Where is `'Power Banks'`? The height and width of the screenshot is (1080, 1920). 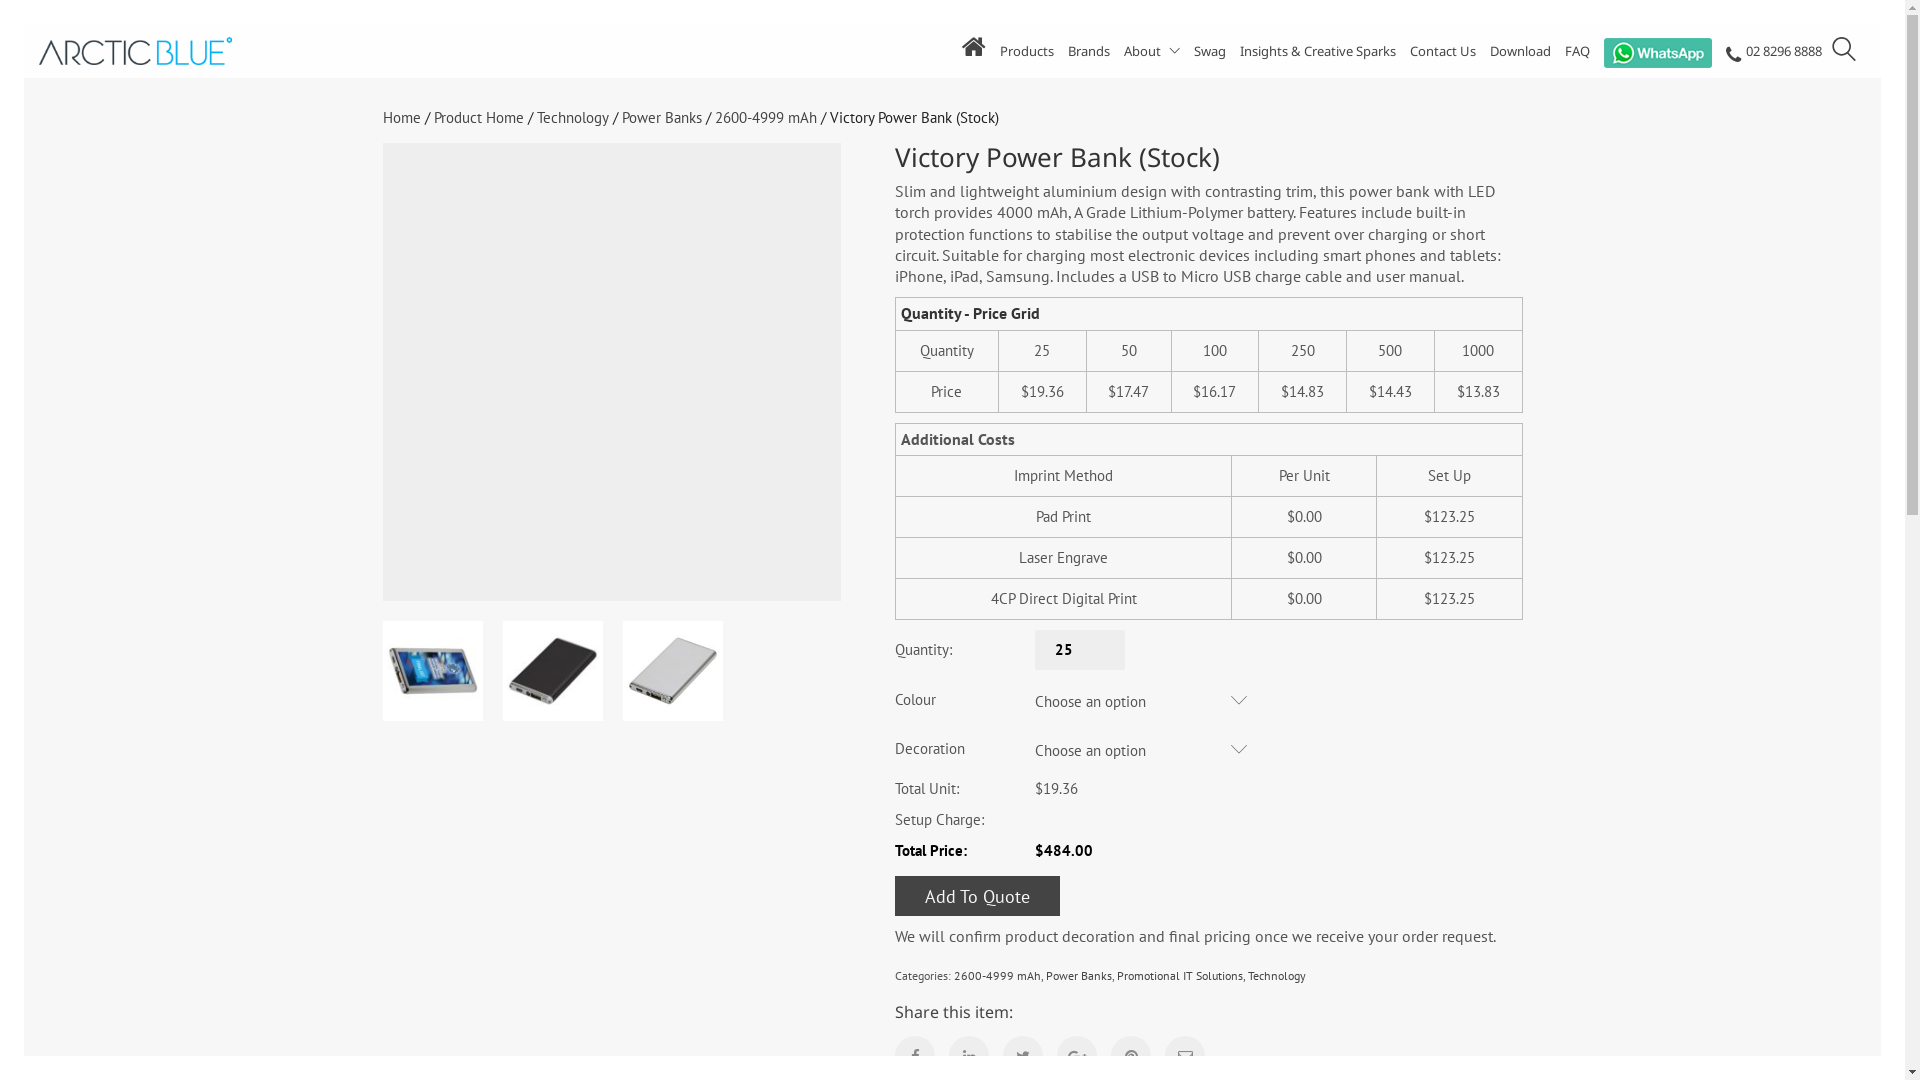
'Power Banks' is located at coordinates (1045, 974).